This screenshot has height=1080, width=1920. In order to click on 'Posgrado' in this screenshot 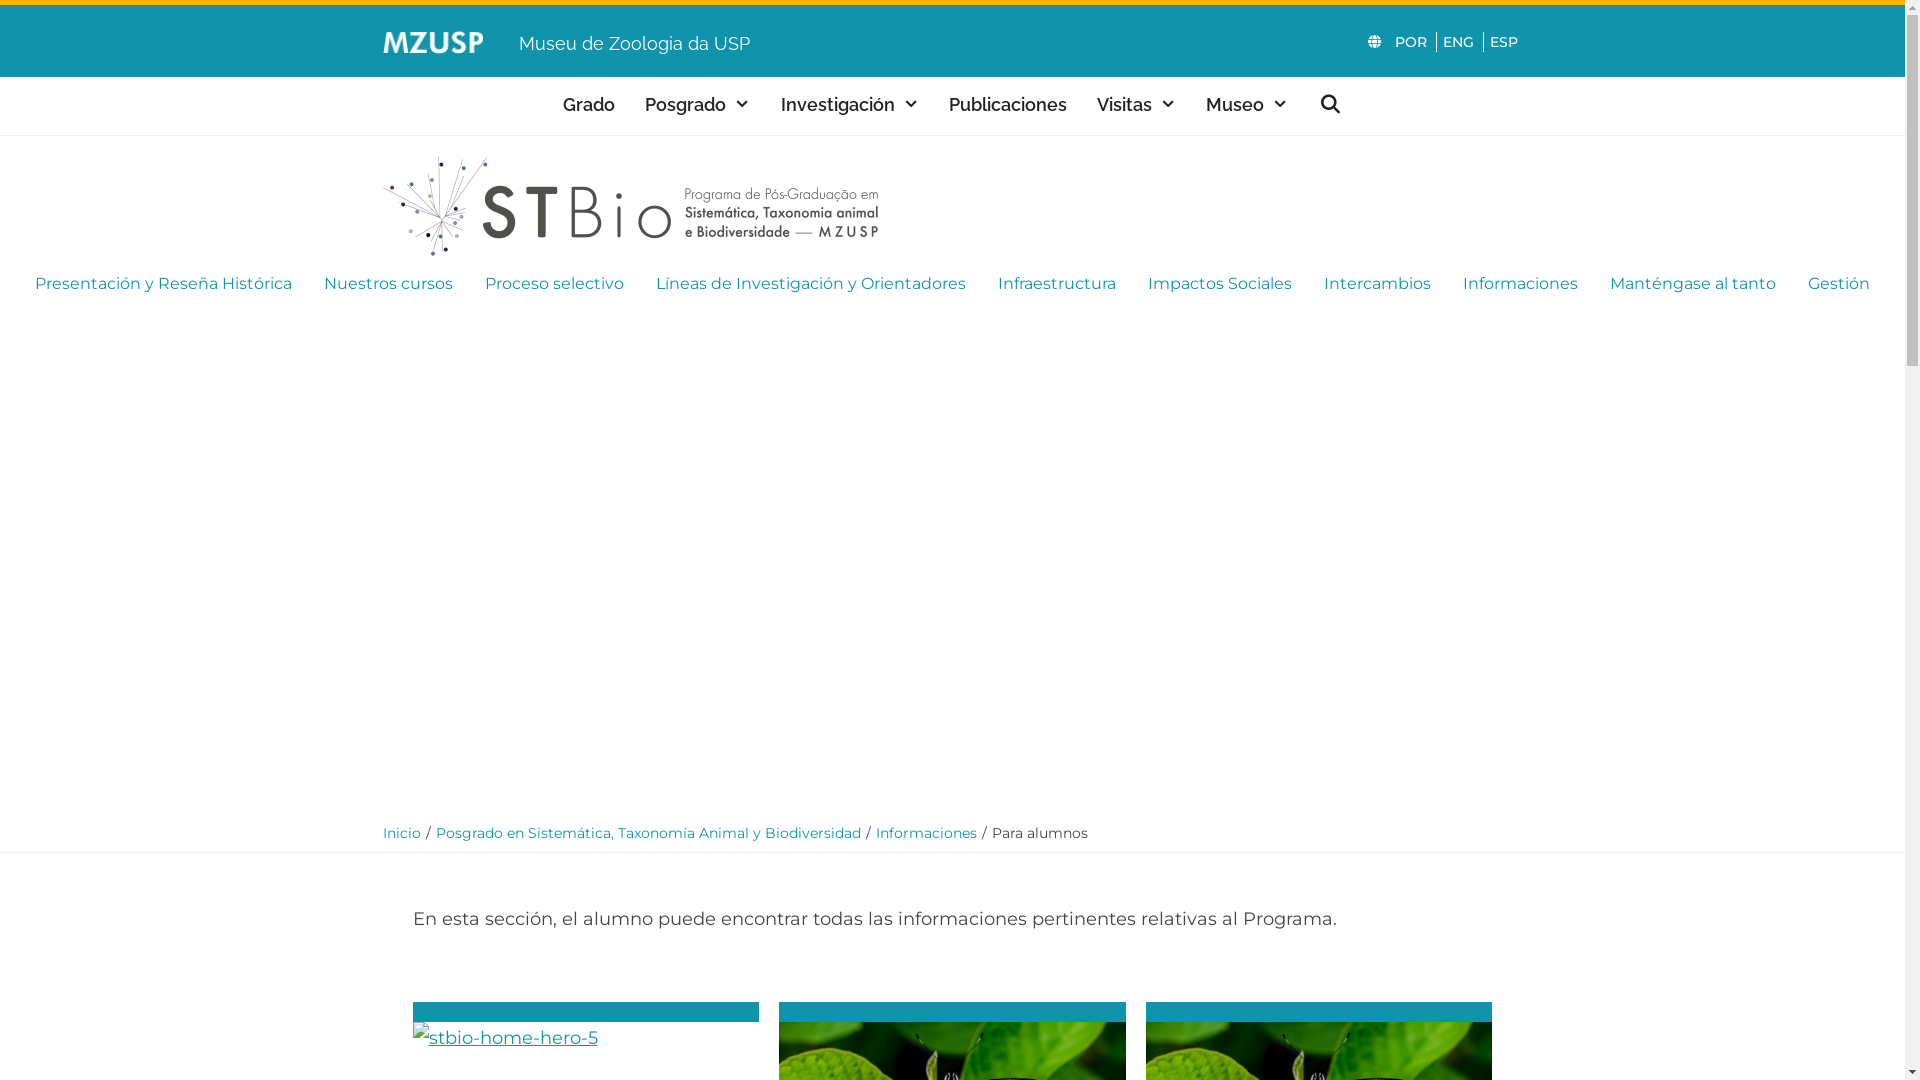, I will do `click(697, 106)`.